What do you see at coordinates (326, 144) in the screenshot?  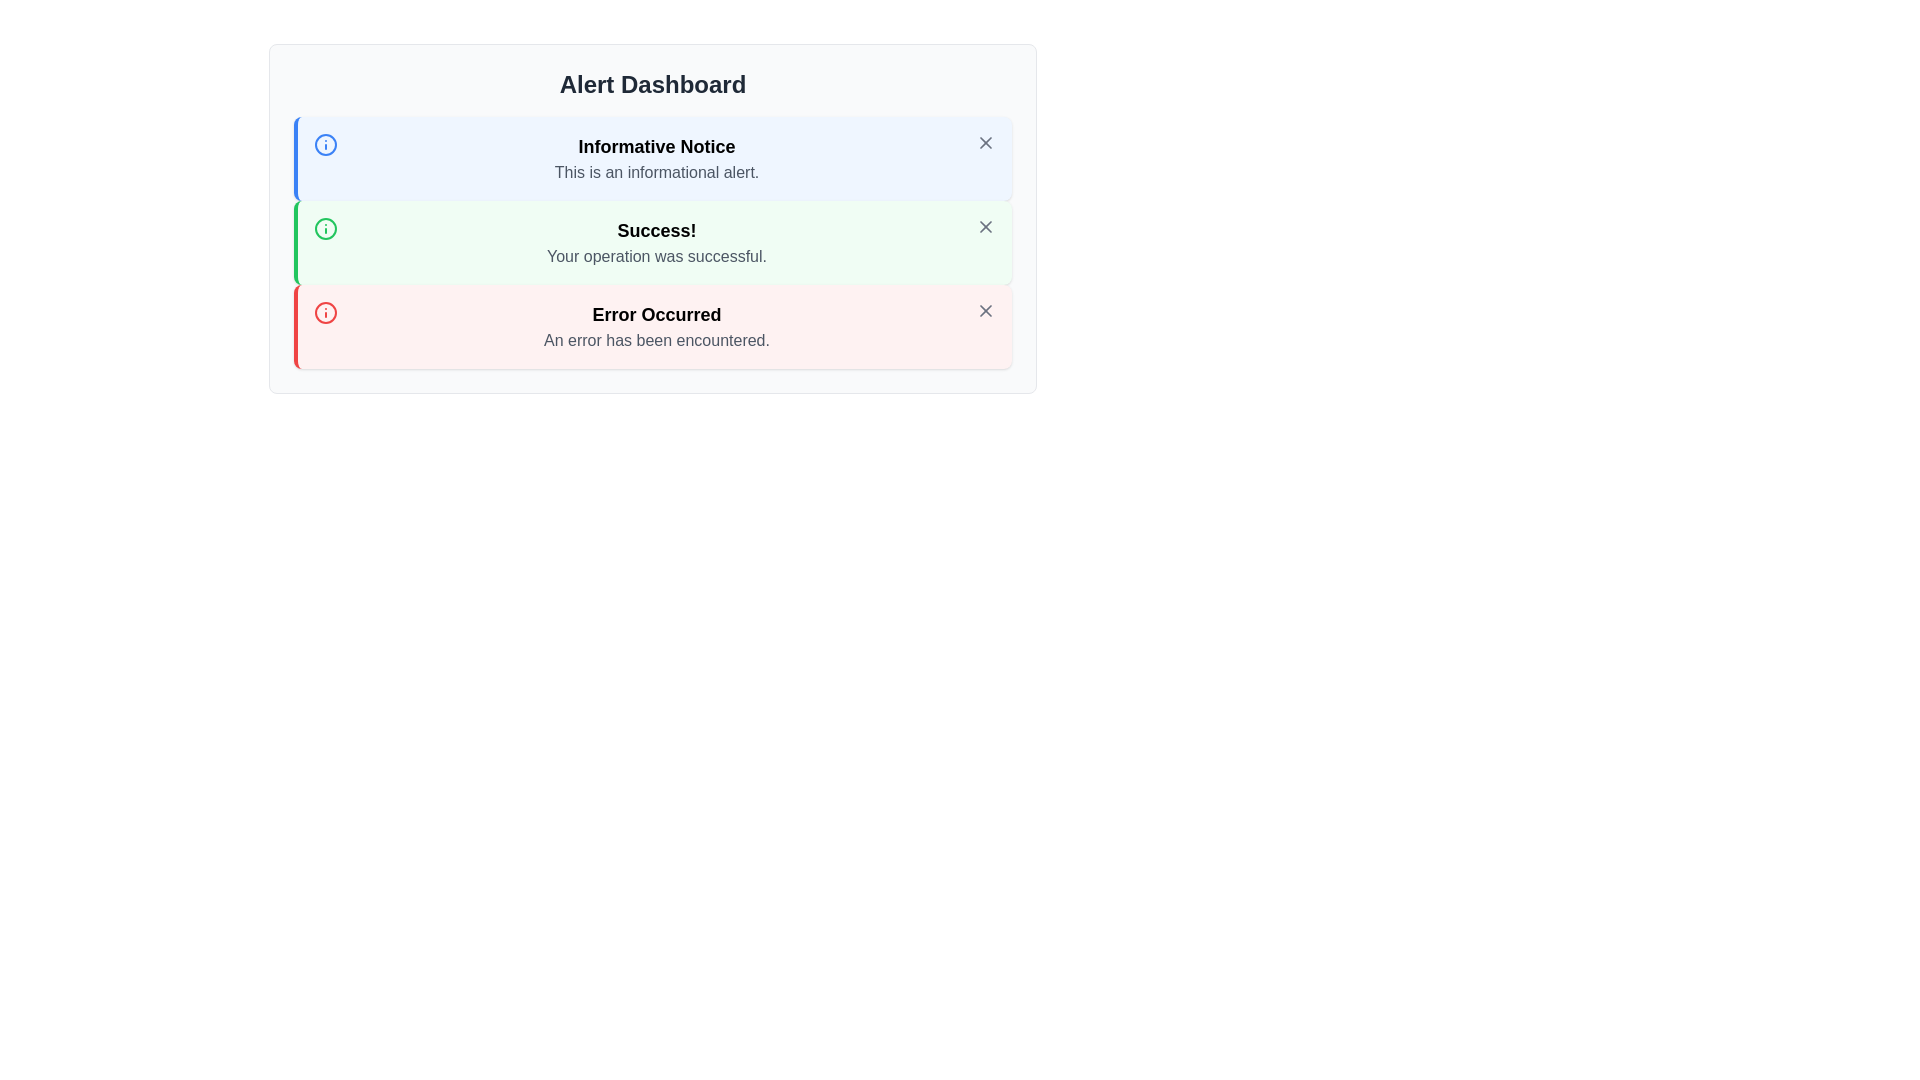 I see `the Circular icon located within the blue-bordered 'Informative Notice' section on the alert dashboard for additional information` at bounding box center [326, 144].